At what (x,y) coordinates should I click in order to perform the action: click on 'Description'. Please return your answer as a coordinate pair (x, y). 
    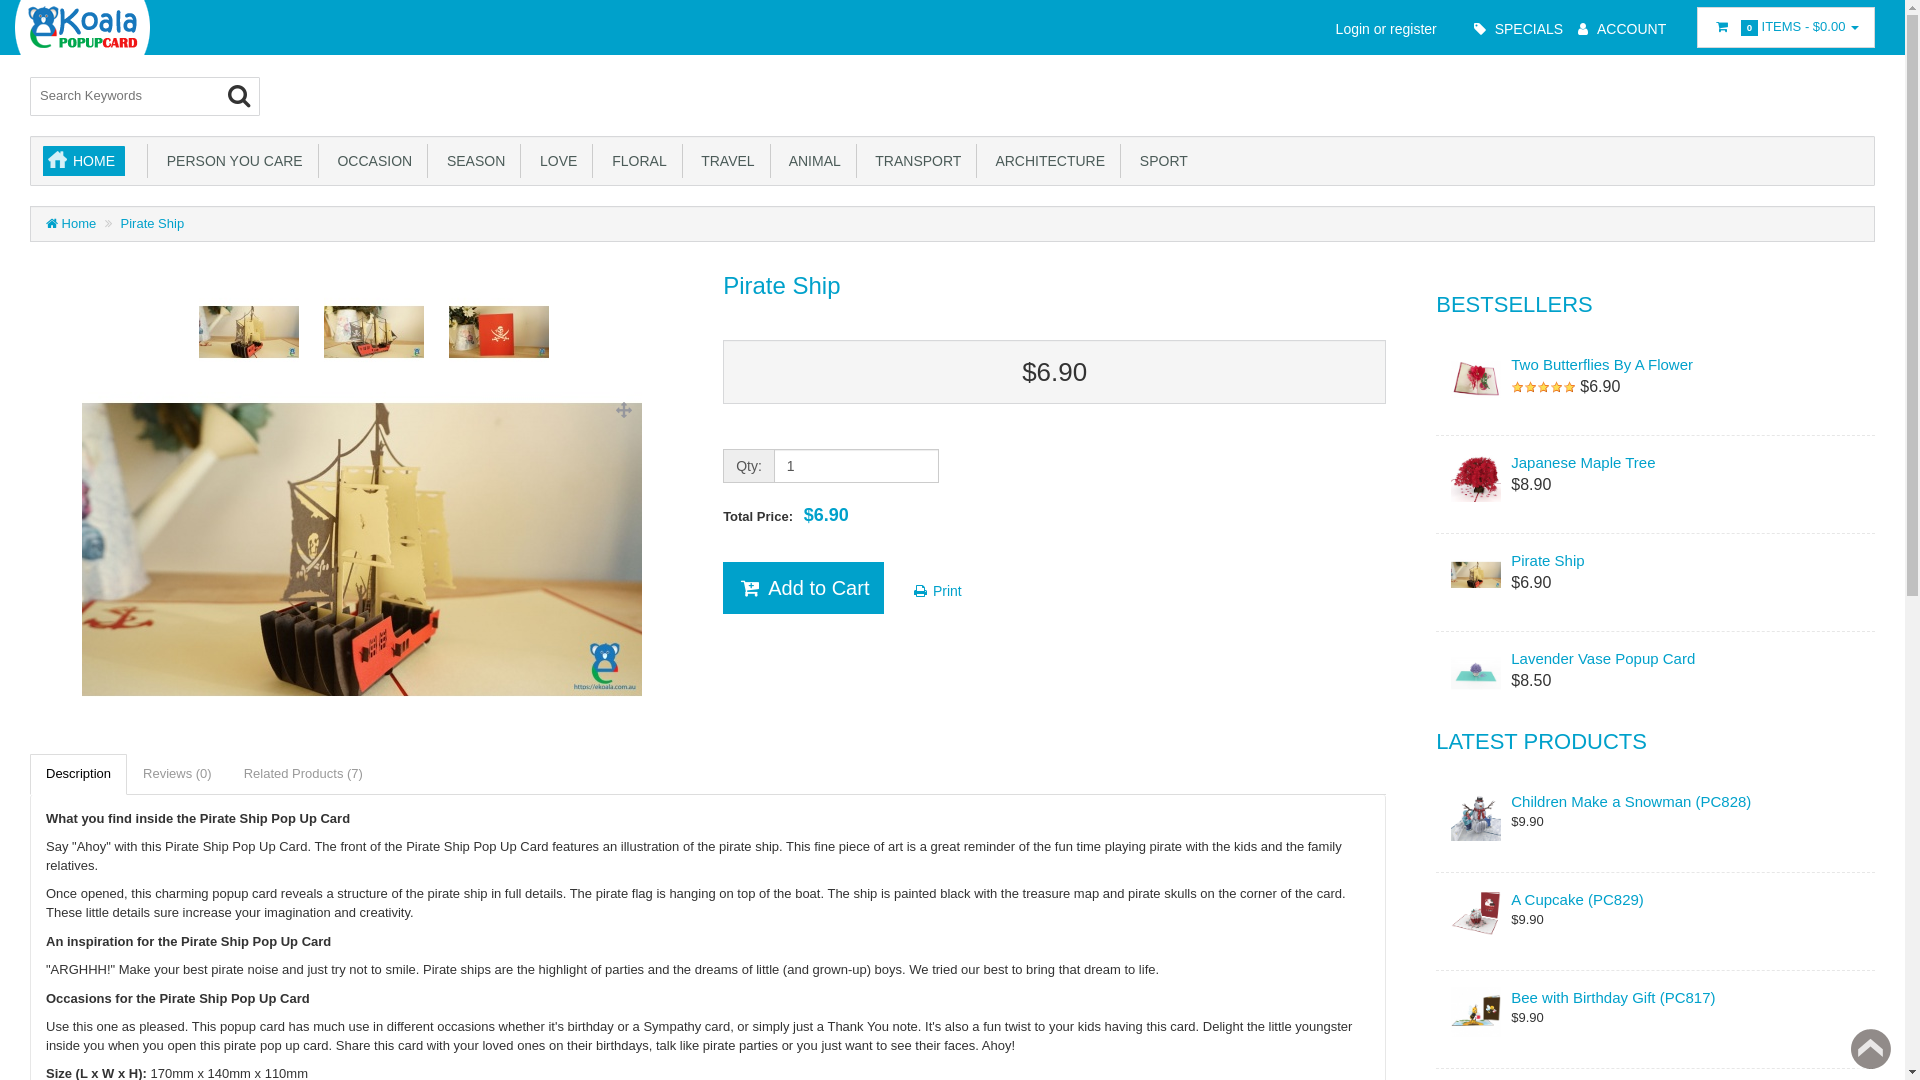
    Looking at the image, I should click on (78, 773).